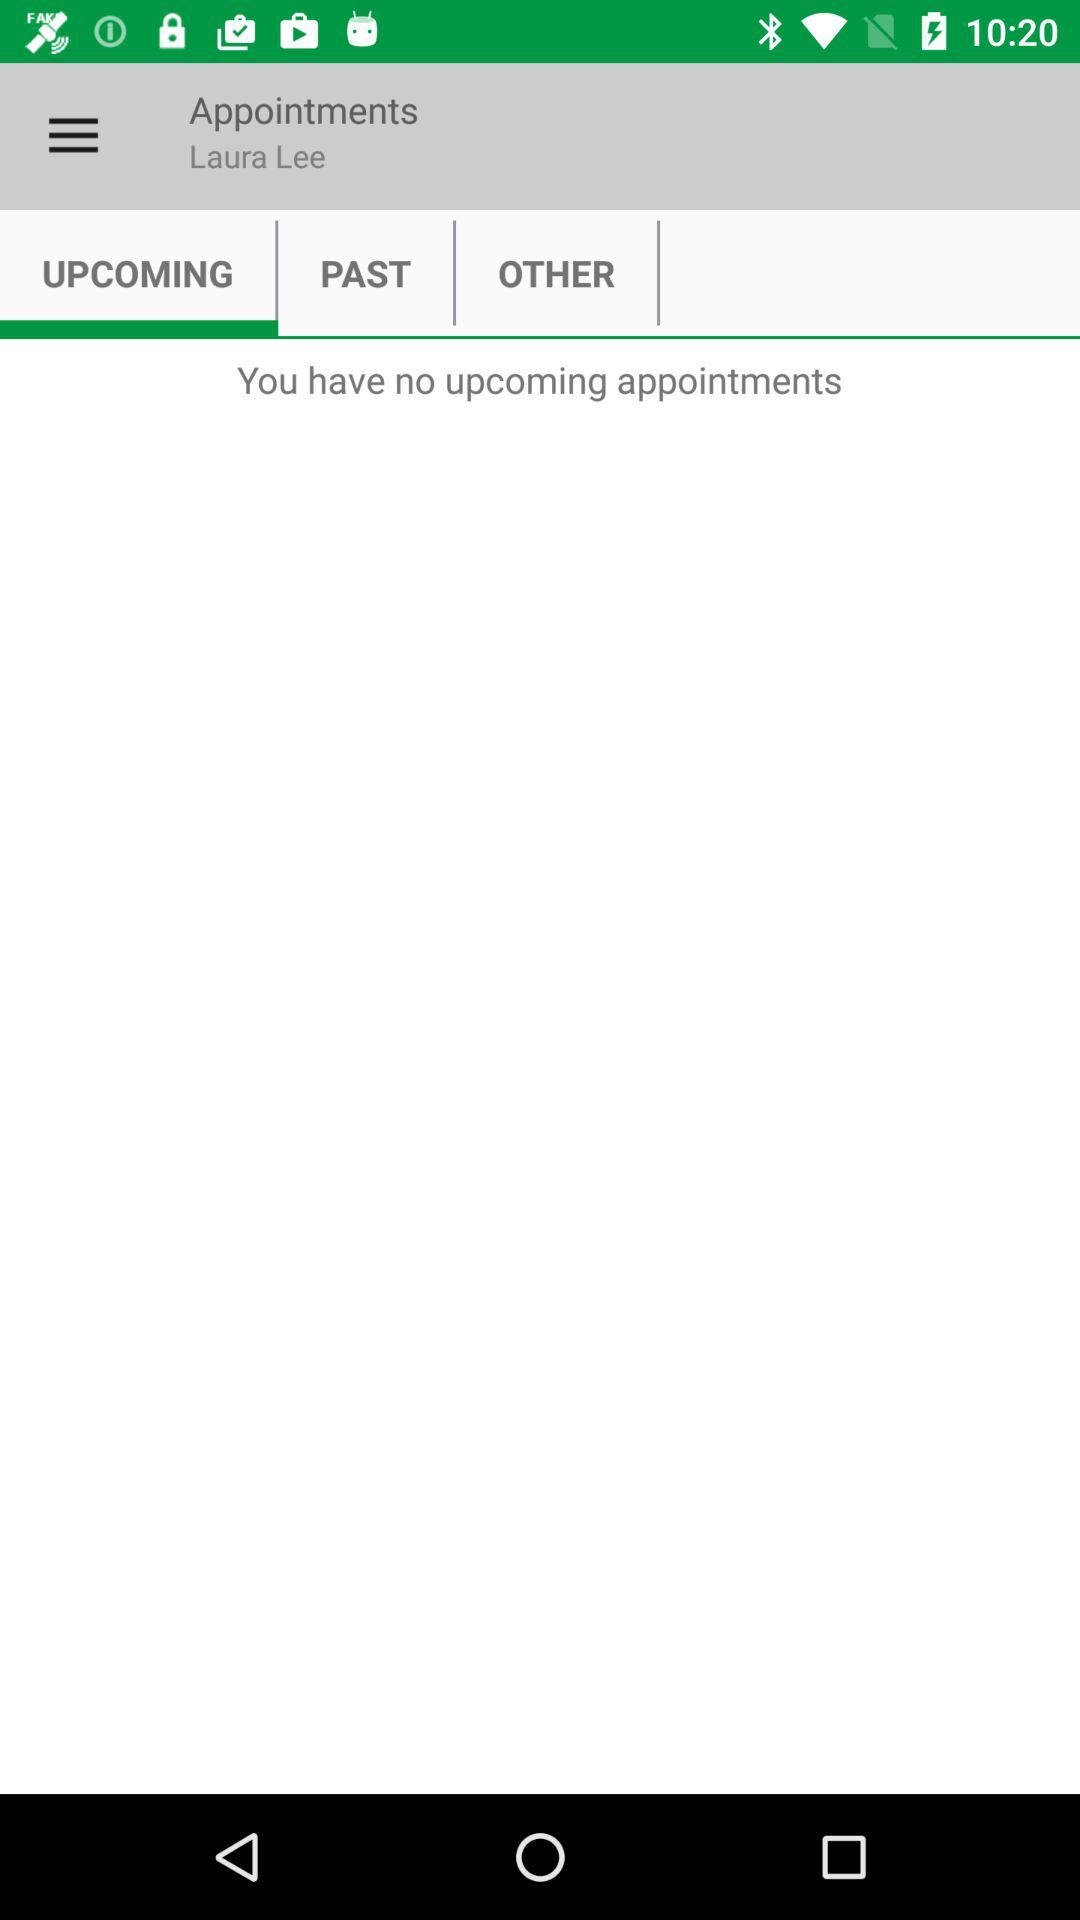 The height and width of the screenshot is (1920, 1080). What do you see at coordinates (72, 135) in the screenshot?
I see `the icon to the left of appointments item` at bounding box center [72, 135].